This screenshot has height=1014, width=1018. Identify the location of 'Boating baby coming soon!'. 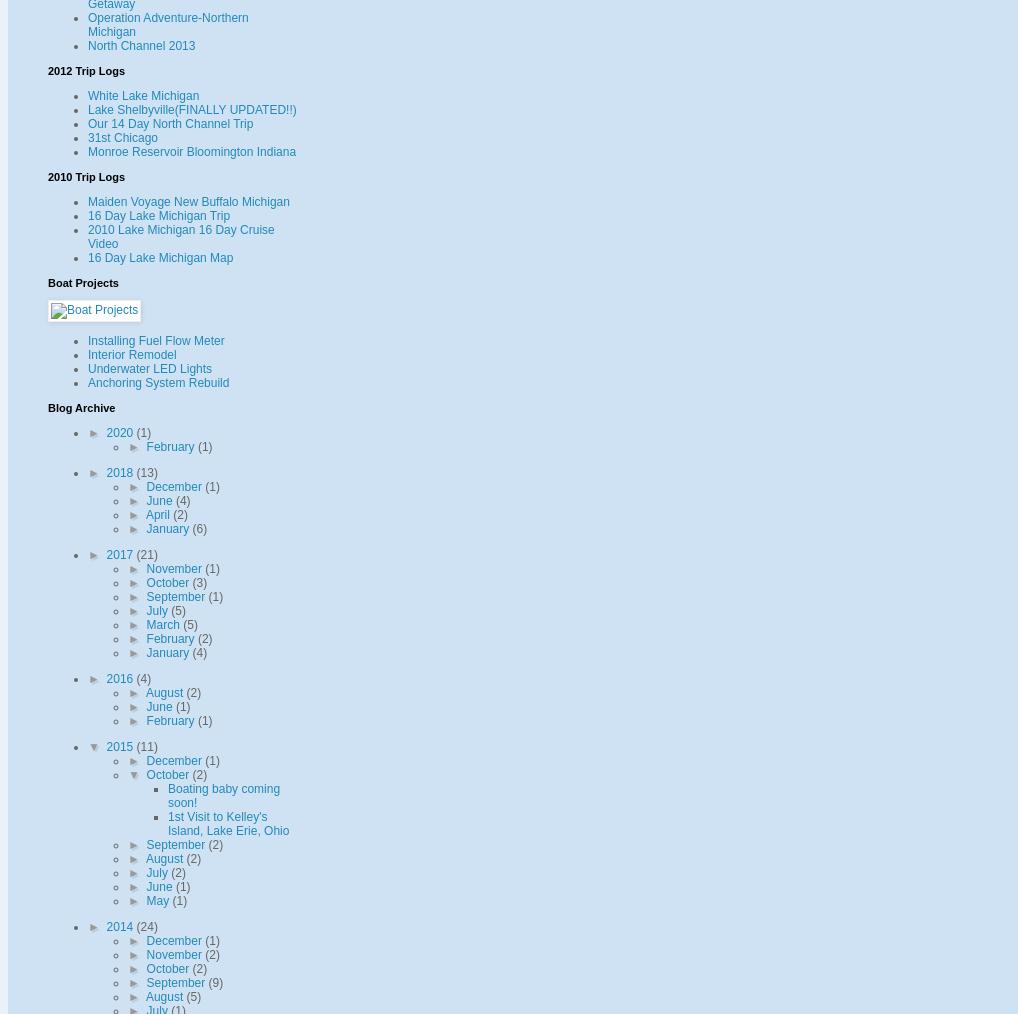
(167, 794).